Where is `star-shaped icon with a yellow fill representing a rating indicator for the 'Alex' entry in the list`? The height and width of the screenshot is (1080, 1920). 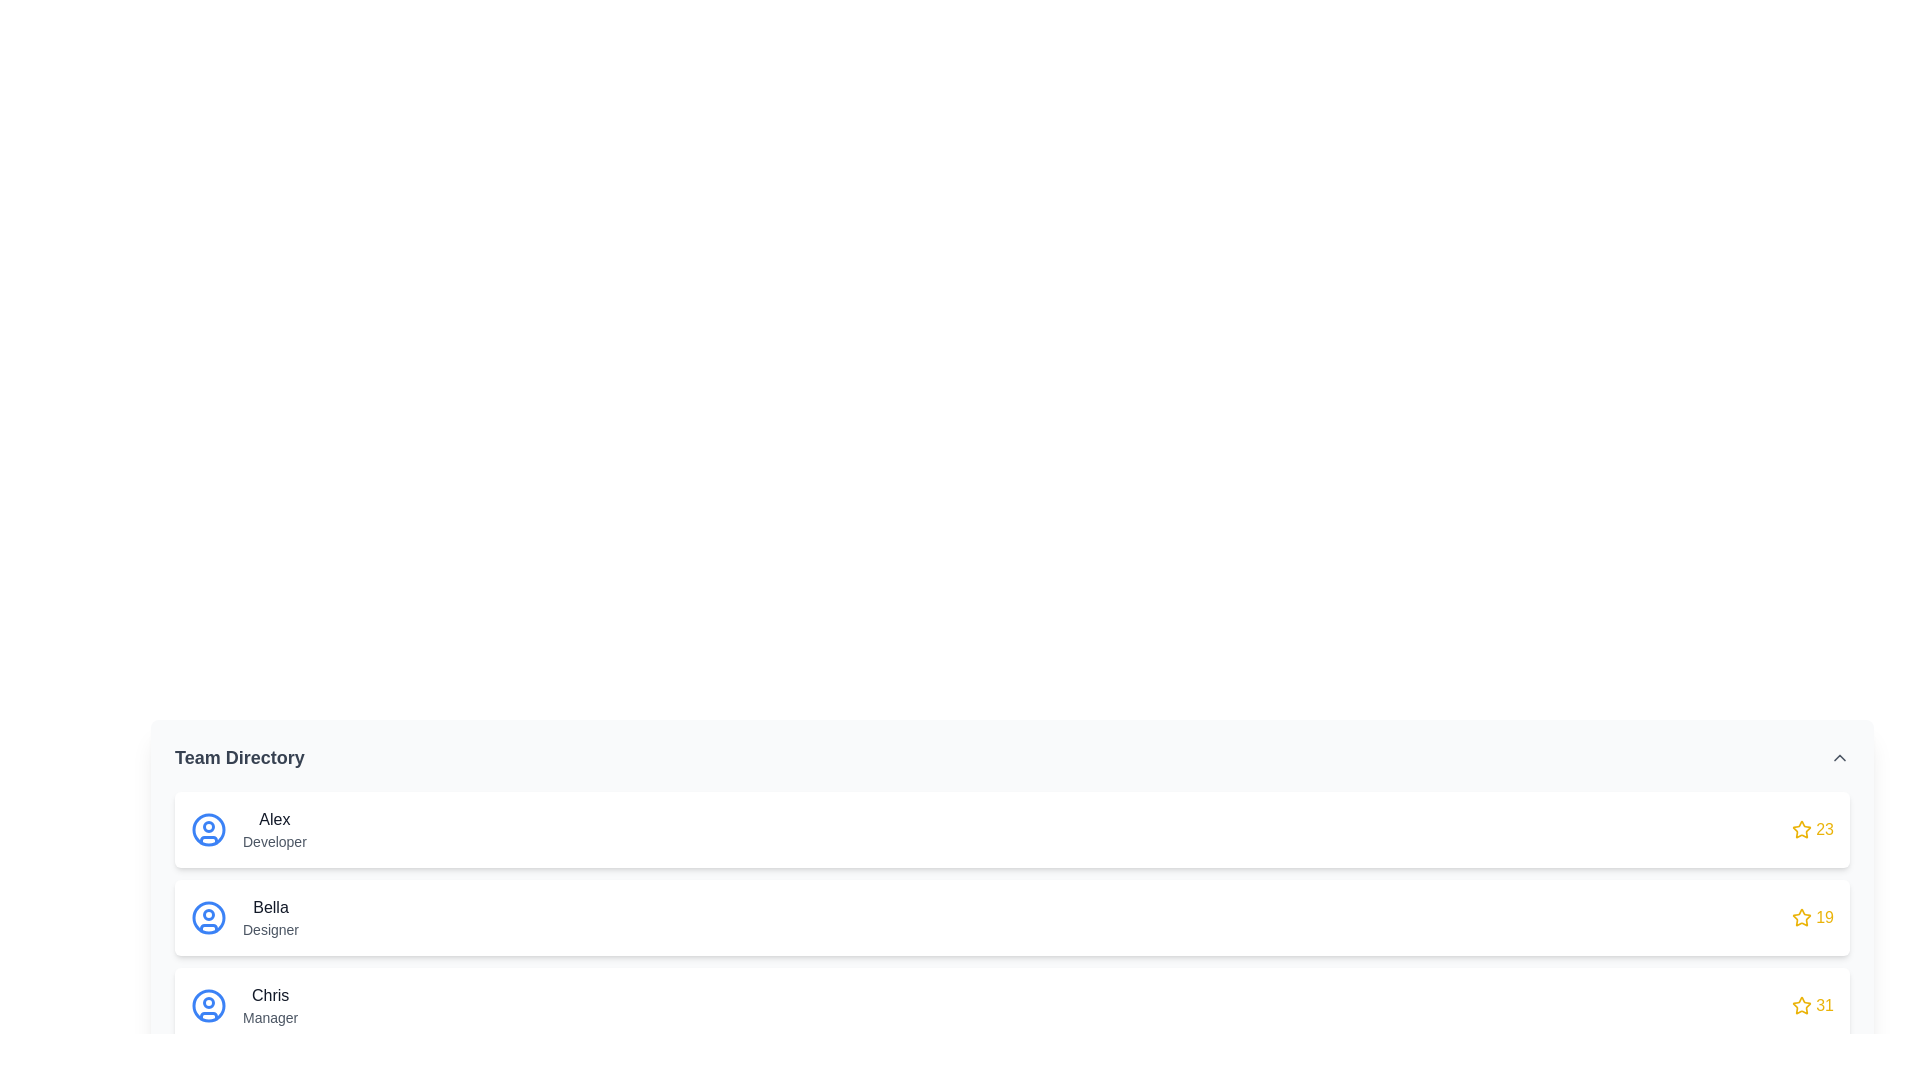
star-shaped icon with a yellow fill representing a rating indicator for the 'Alex' entry in the list is located at coordinates (1802, 829).